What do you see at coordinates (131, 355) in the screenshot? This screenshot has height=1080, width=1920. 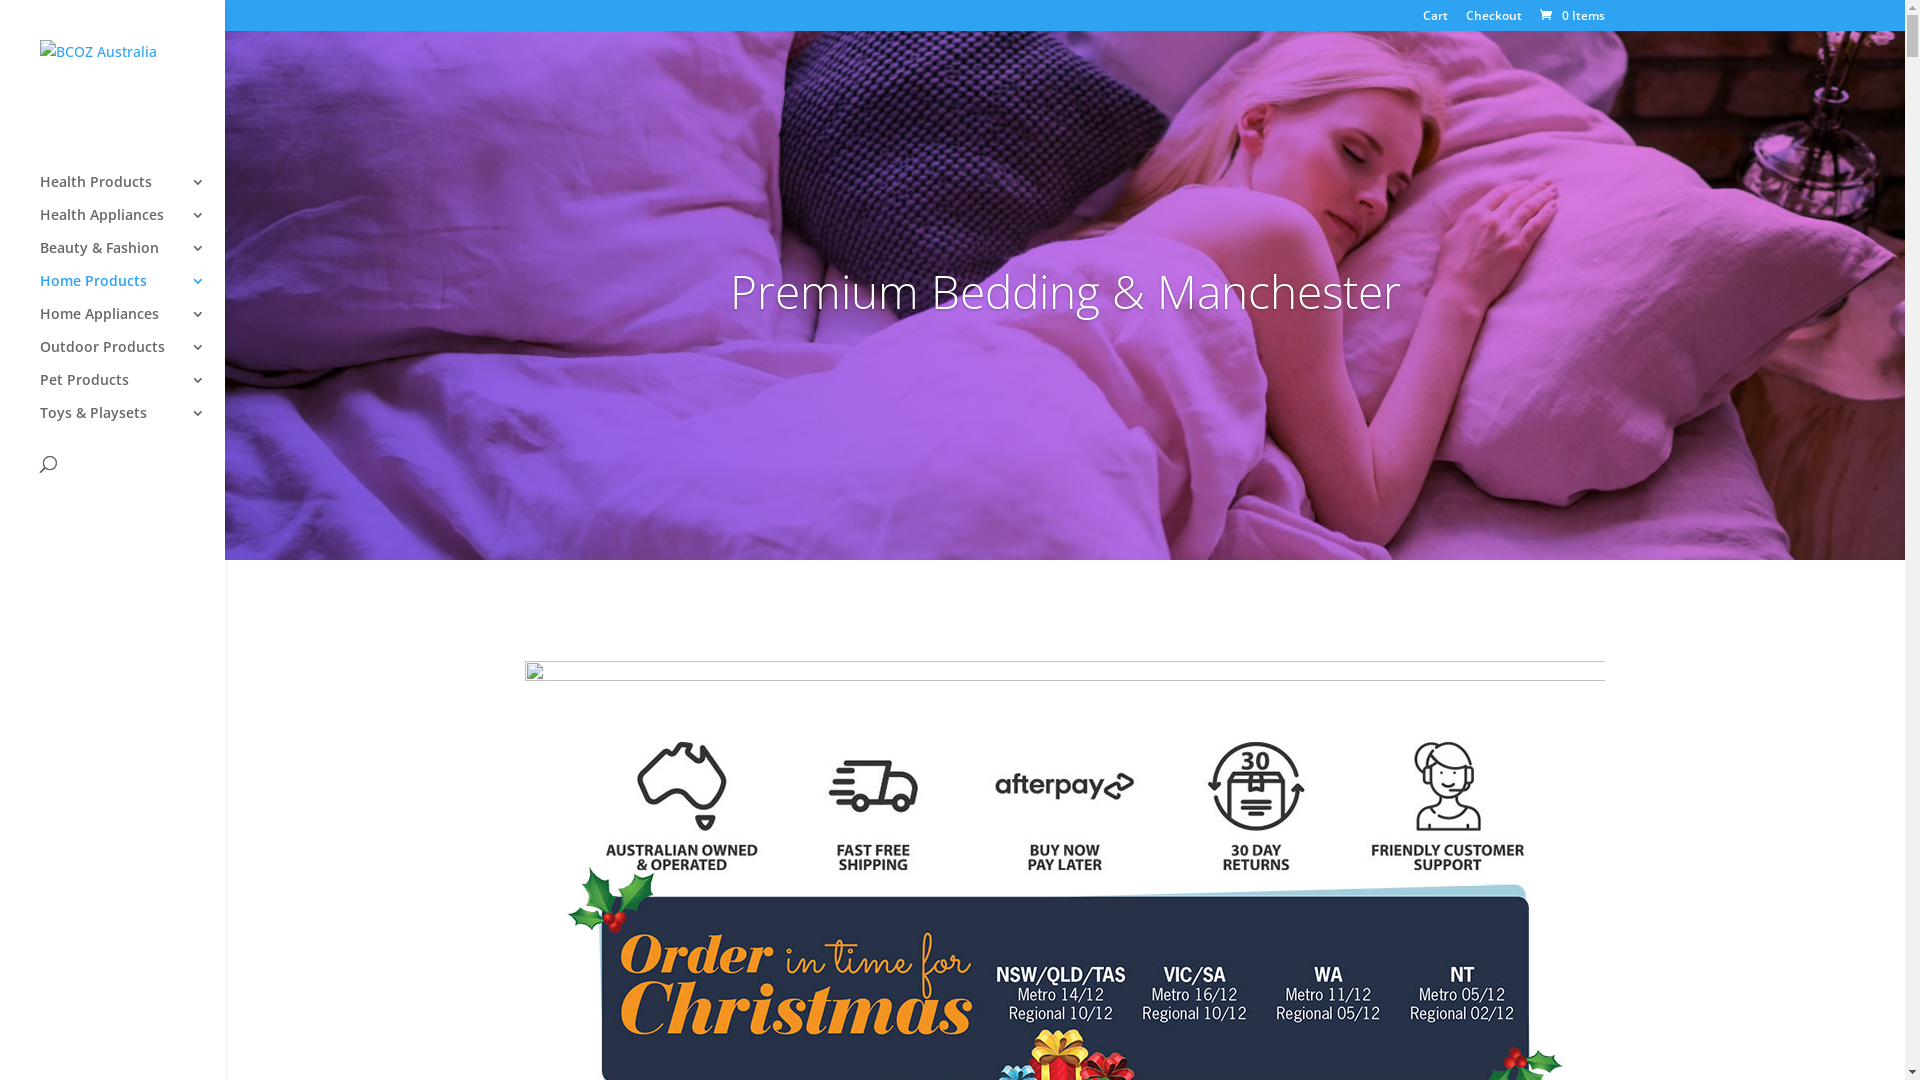 I see `'Outdoor Products'` at bounding box center [131, 355].